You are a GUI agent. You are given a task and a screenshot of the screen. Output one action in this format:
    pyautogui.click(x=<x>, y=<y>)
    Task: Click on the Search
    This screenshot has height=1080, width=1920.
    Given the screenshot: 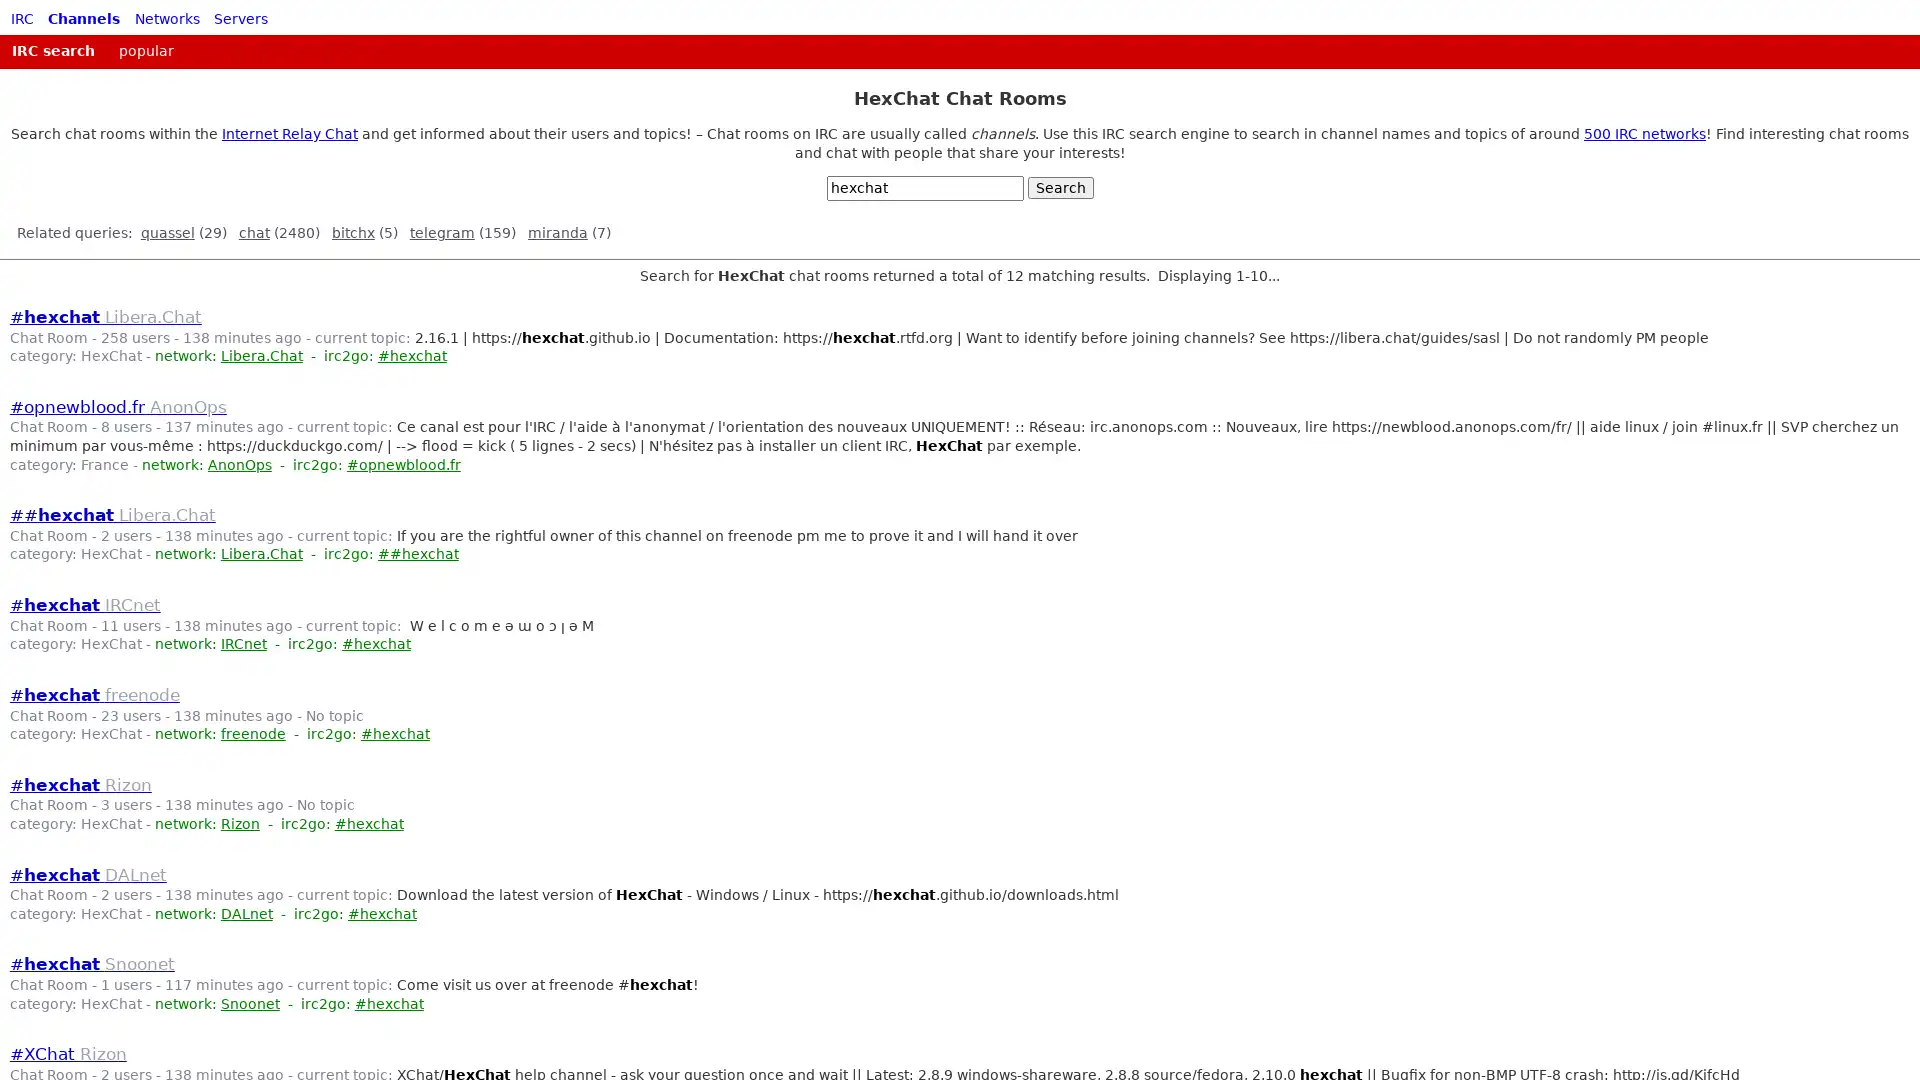 What is the action you would take?
    pyautogui.click(x=1059, y=188)
    